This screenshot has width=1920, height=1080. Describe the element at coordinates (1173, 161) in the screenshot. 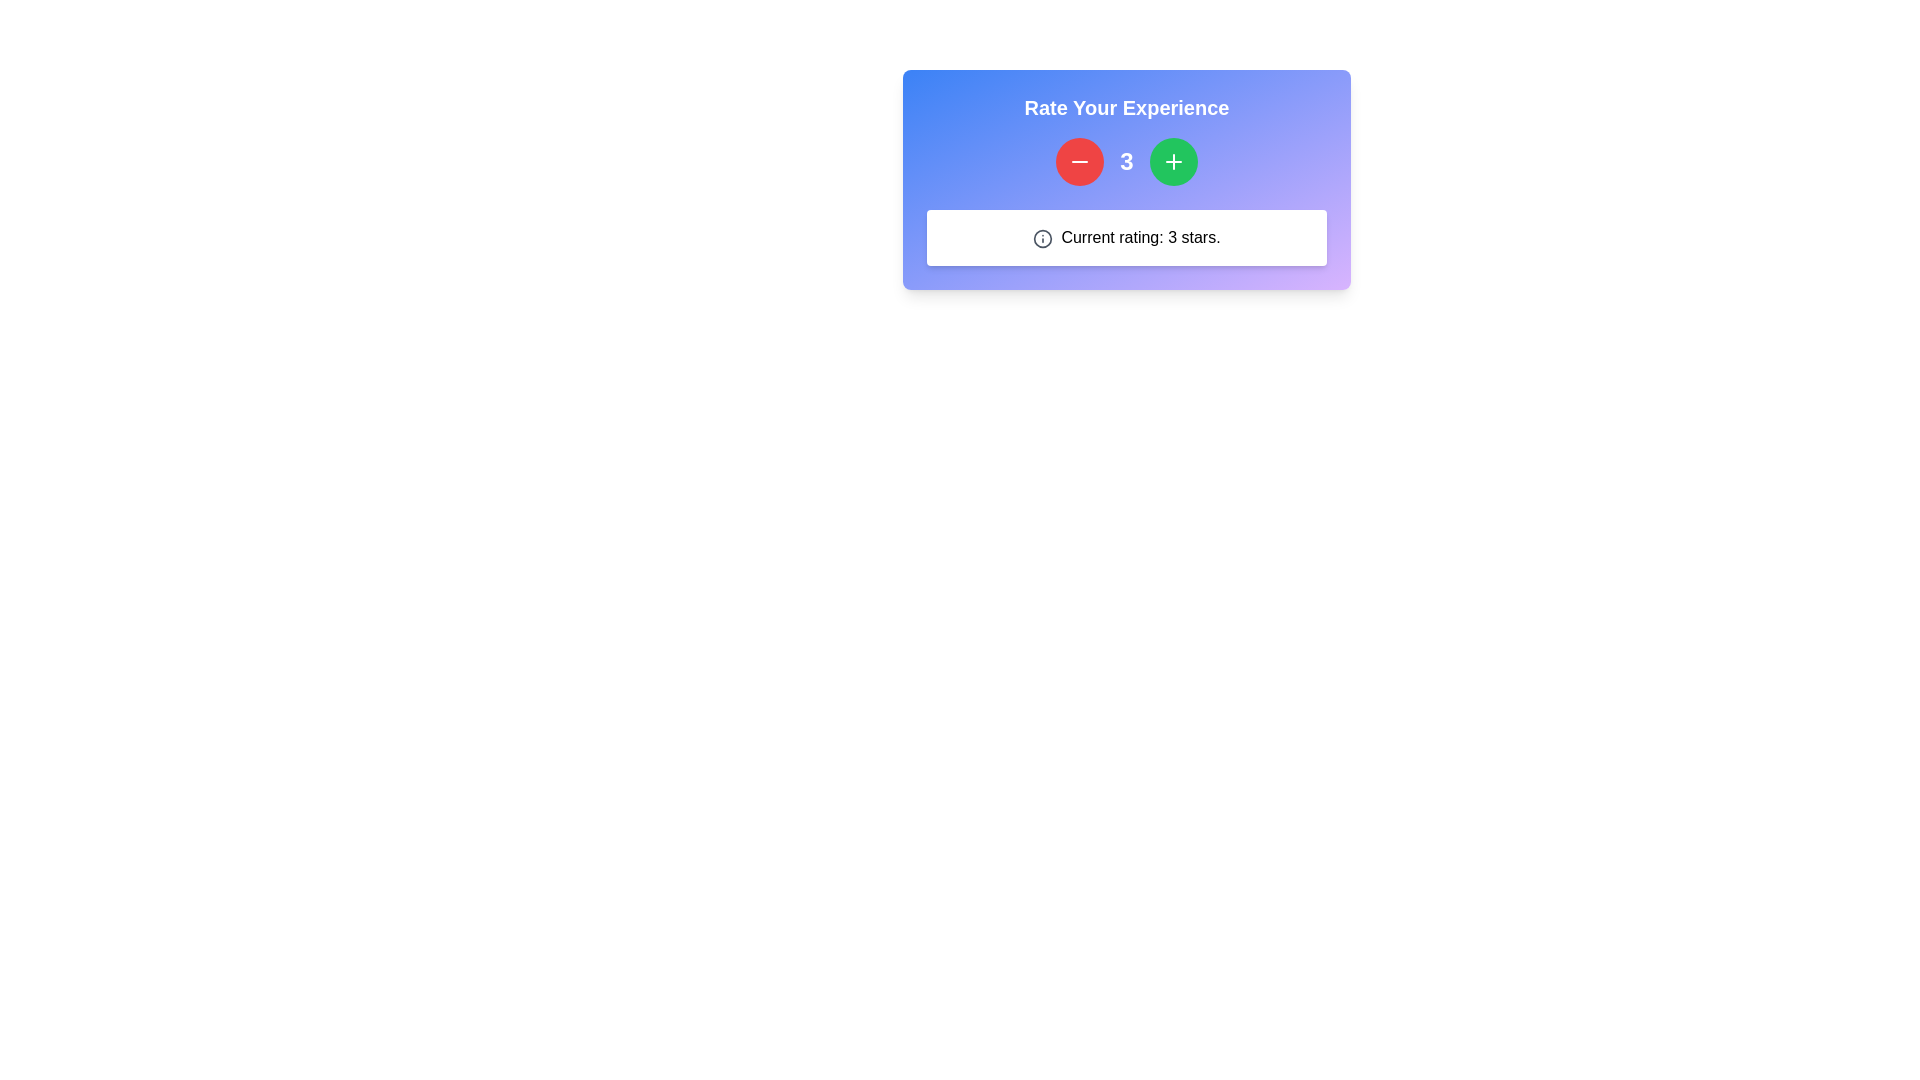

I see `the green button located to the right of the numerical label '3' to increment the rating displayed in the adjacent text label` at that location.